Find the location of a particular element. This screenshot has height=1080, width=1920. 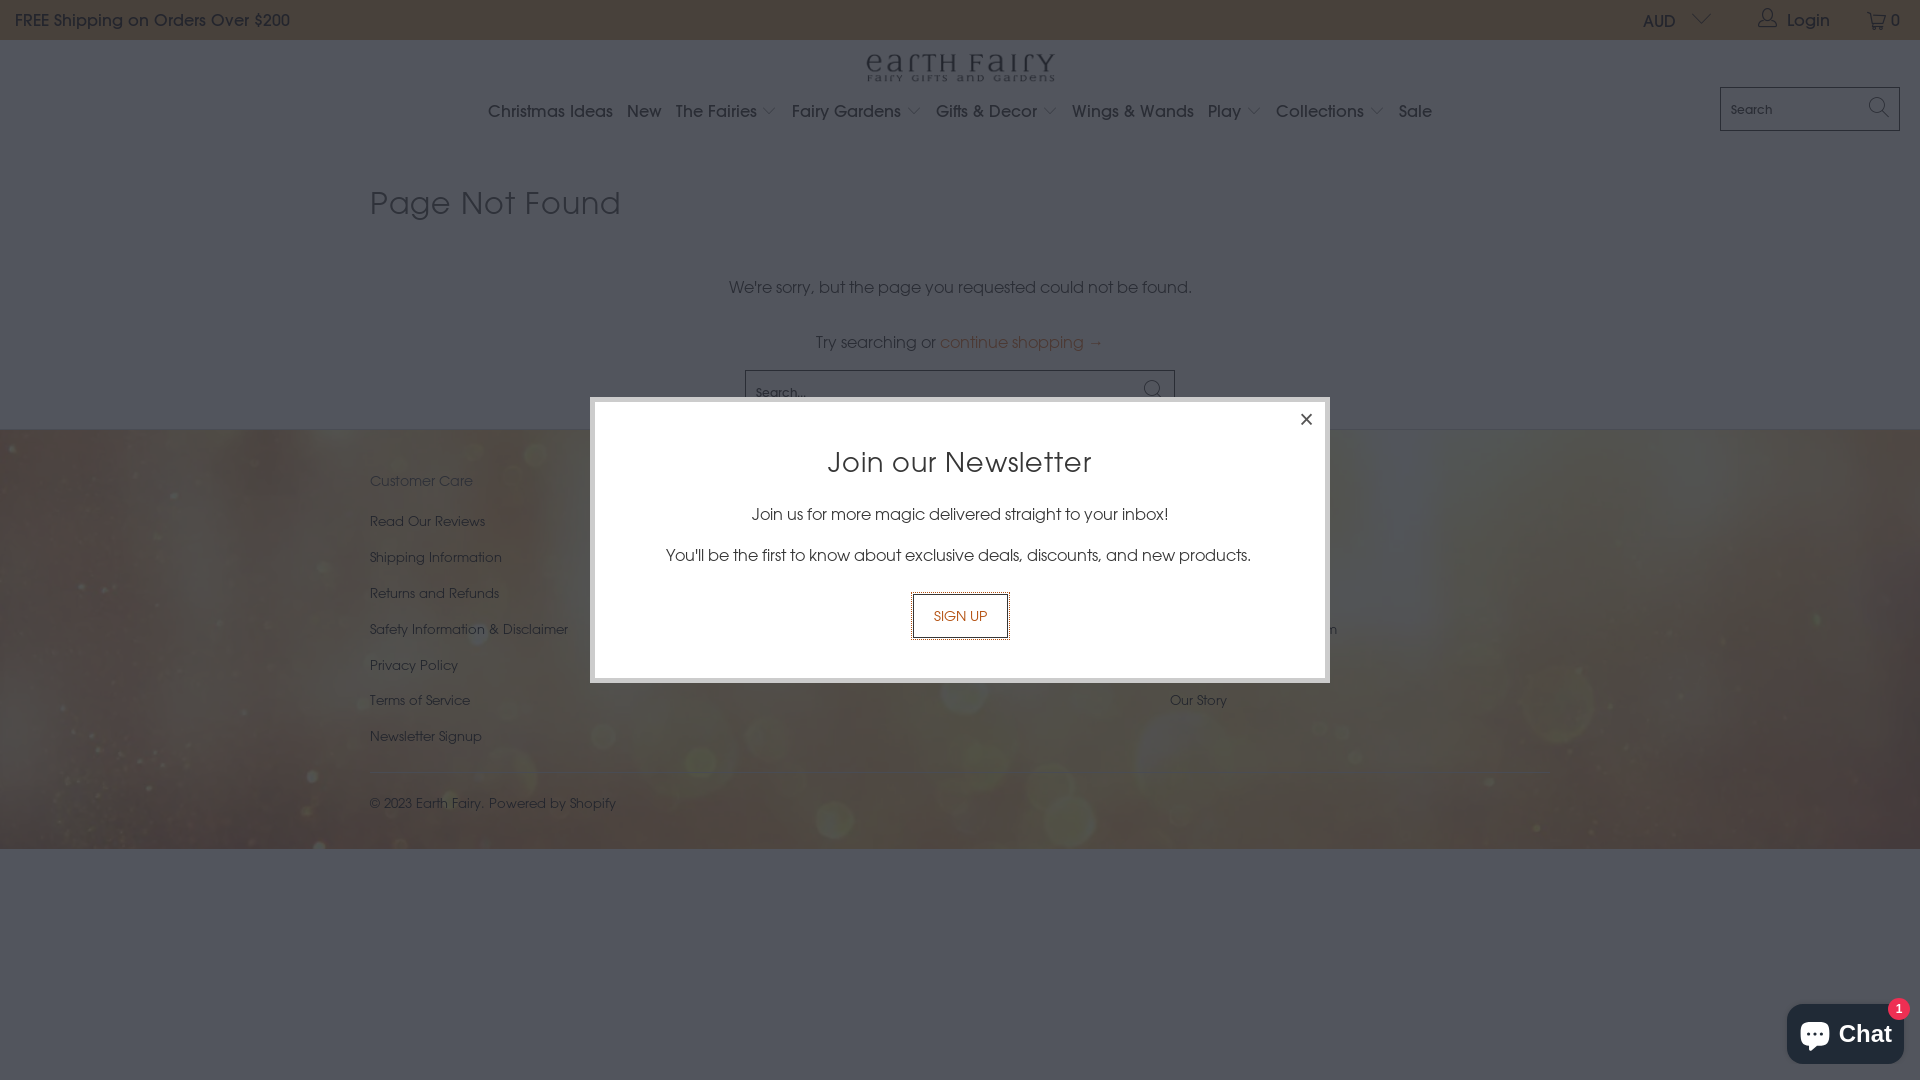

'Returns and Refunds' is located at coordinates (433, 591).